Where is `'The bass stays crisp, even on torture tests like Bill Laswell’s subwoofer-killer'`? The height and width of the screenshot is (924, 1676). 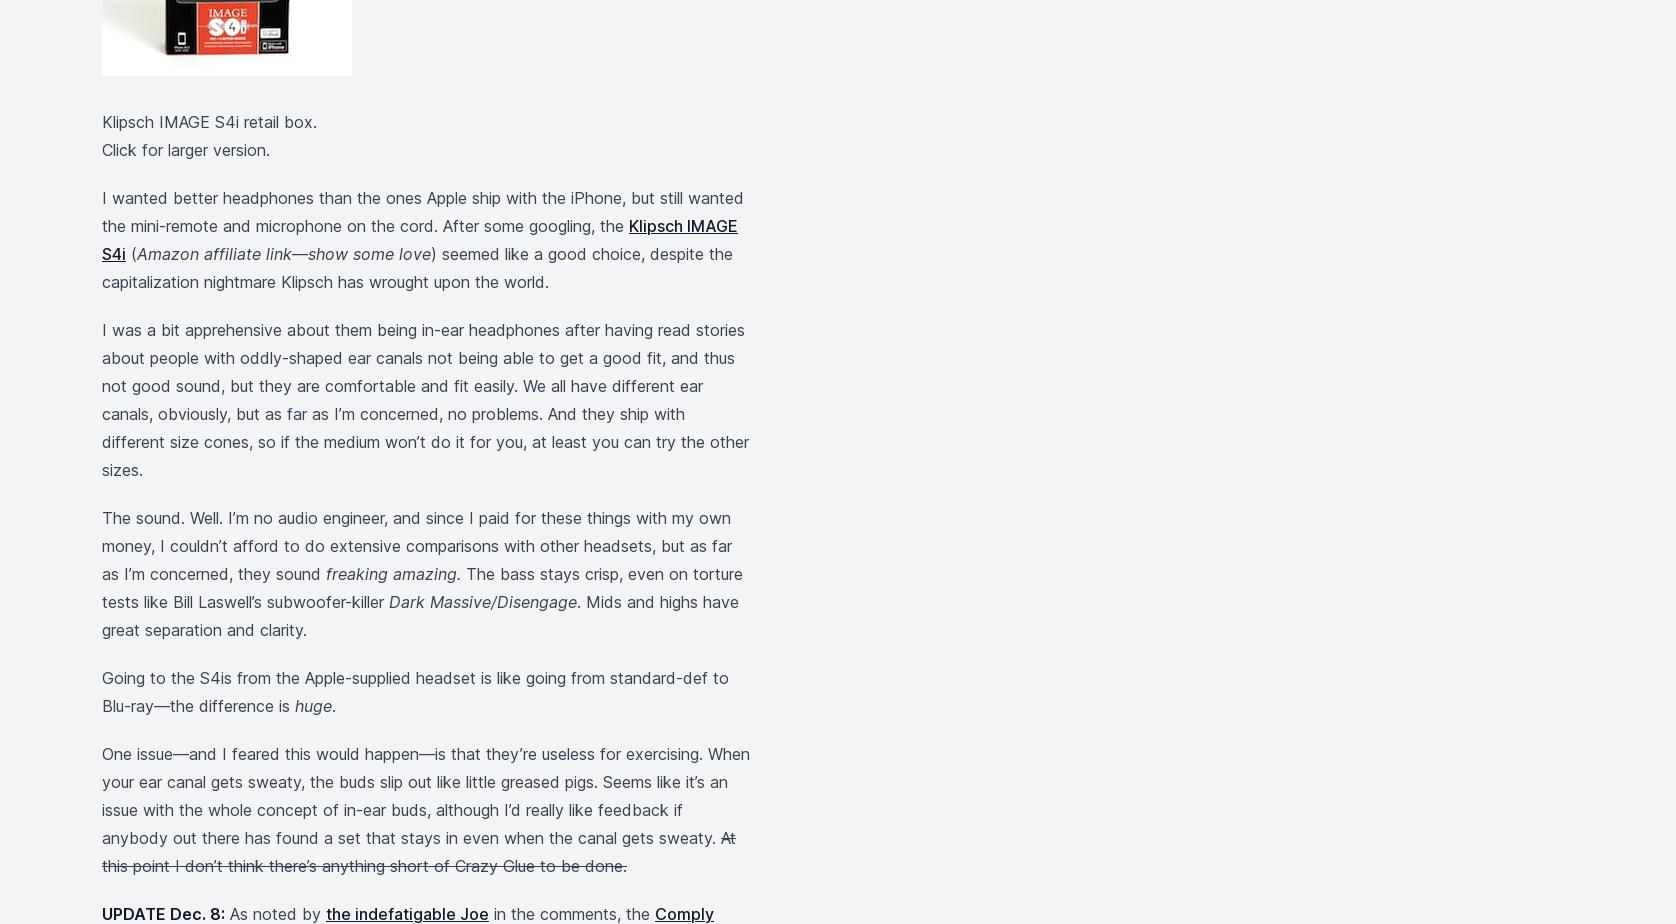
'The bass stays crisp, even on torture tests like Bill Laswell’s subwoofer-killer' is located at coordinates (102, 588).